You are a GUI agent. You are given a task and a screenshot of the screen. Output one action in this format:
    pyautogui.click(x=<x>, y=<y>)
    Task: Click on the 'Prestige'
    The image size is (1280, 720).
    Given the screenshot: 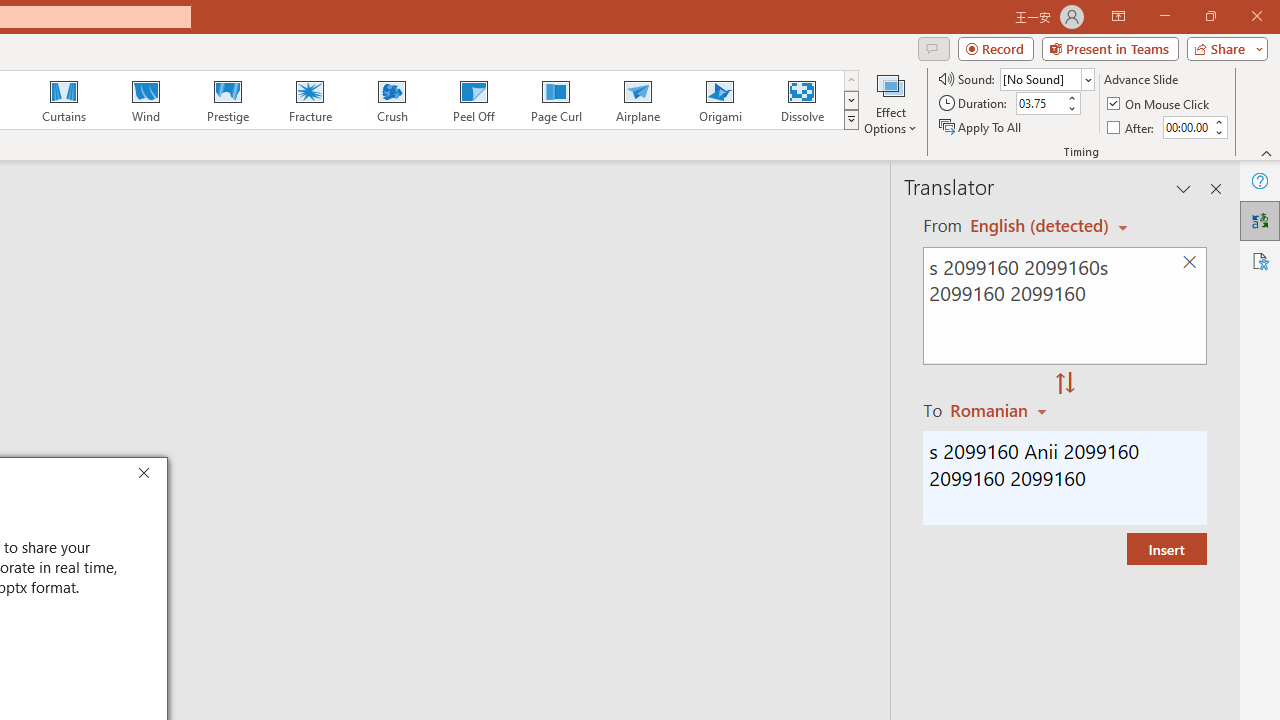 What is the action you would take?
    pyautogui.click(x=227, y=100)
    